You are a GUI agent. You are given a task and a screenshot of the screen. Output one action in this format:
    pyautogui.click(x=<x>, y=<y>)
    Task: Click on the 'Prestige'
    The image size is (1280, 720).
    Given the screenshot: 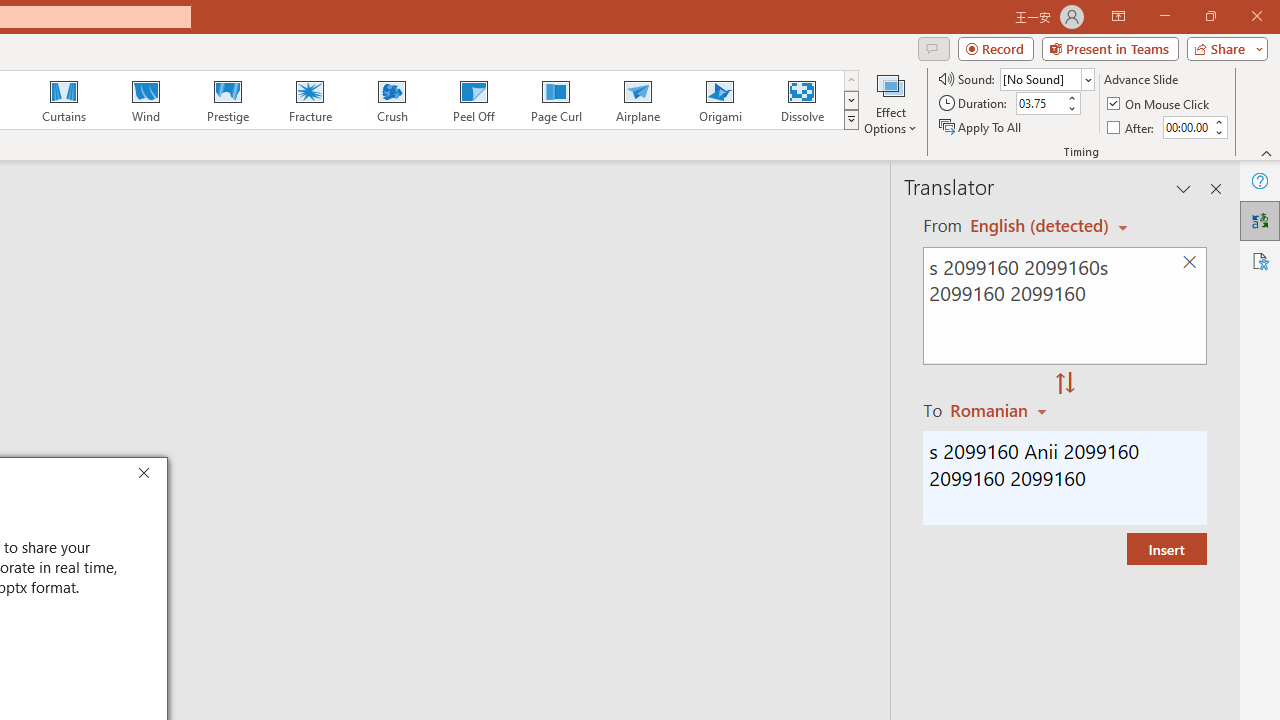 What is the action you would take?
    pyautogui.click(x=227, y=100)
    